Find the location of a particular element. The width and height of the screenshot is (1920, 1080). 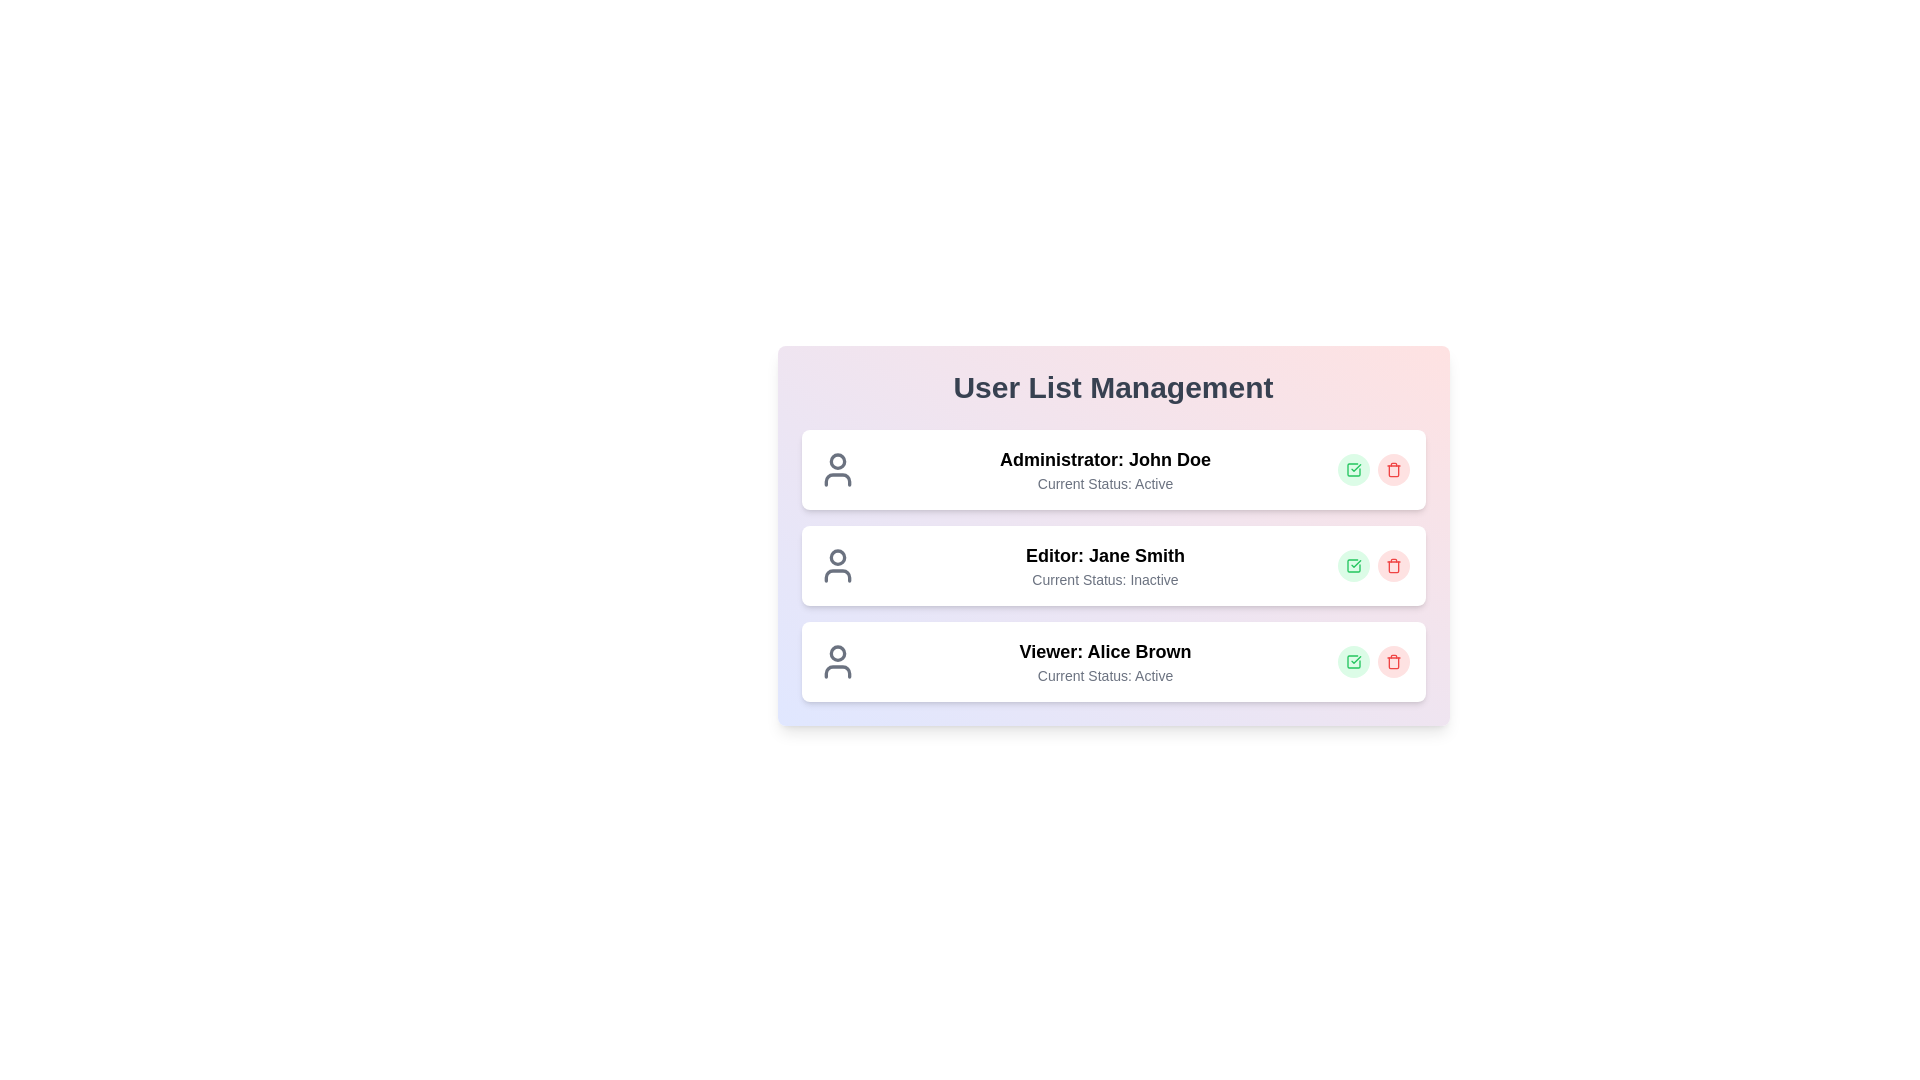

the list item displaying user information for 'Editor: Jane Smith' is located at coordinates (1112, 566).